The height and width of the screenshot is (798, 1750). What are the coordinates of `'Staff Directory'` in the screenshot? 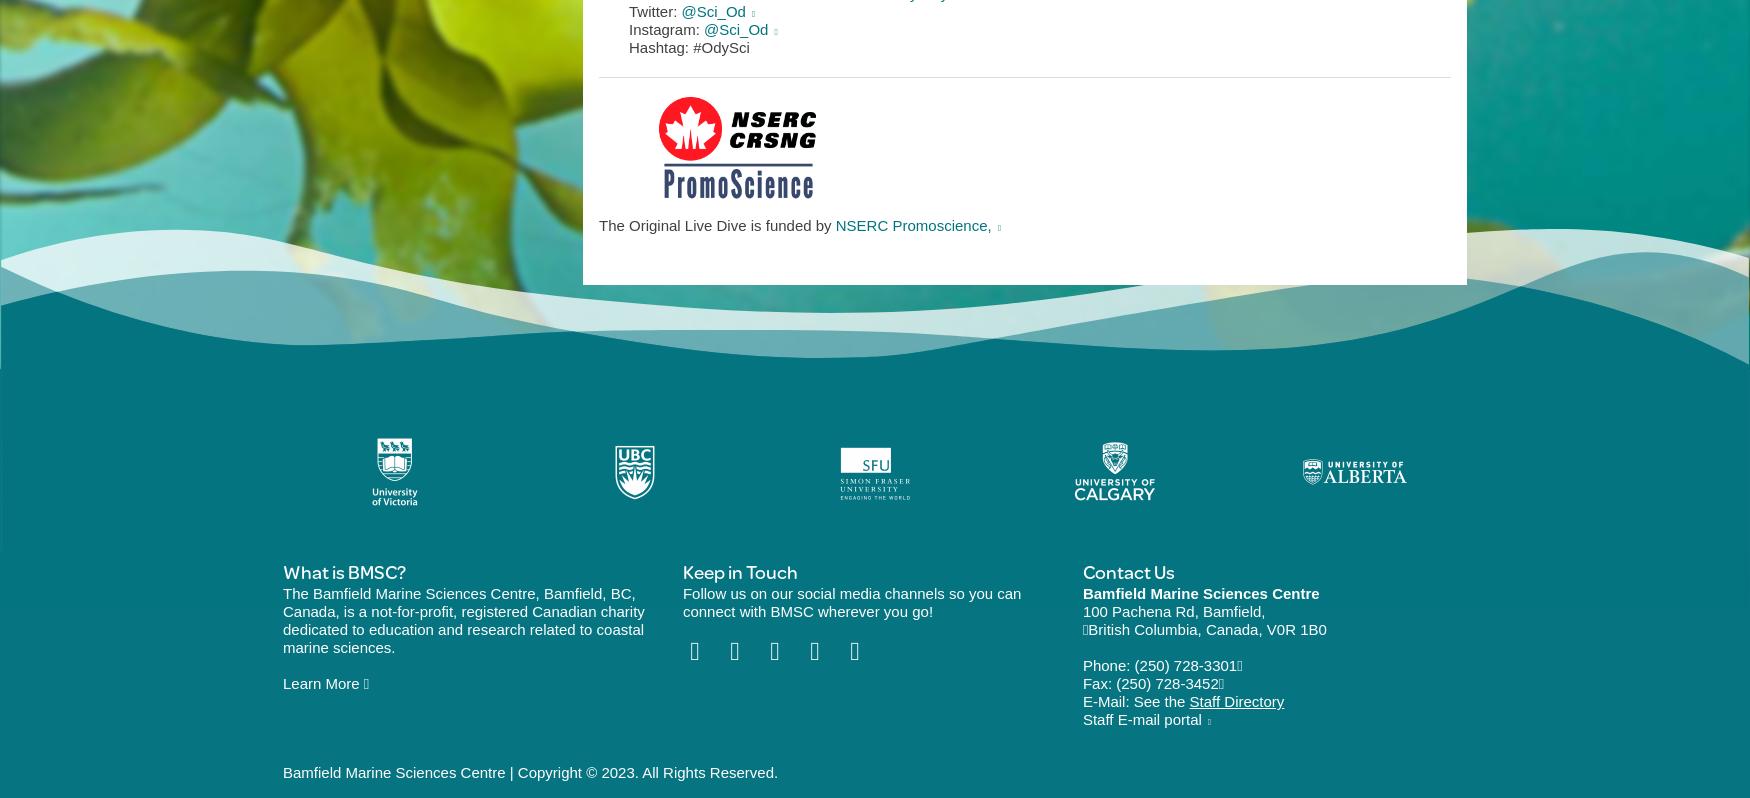 It's located at (1236, 700).